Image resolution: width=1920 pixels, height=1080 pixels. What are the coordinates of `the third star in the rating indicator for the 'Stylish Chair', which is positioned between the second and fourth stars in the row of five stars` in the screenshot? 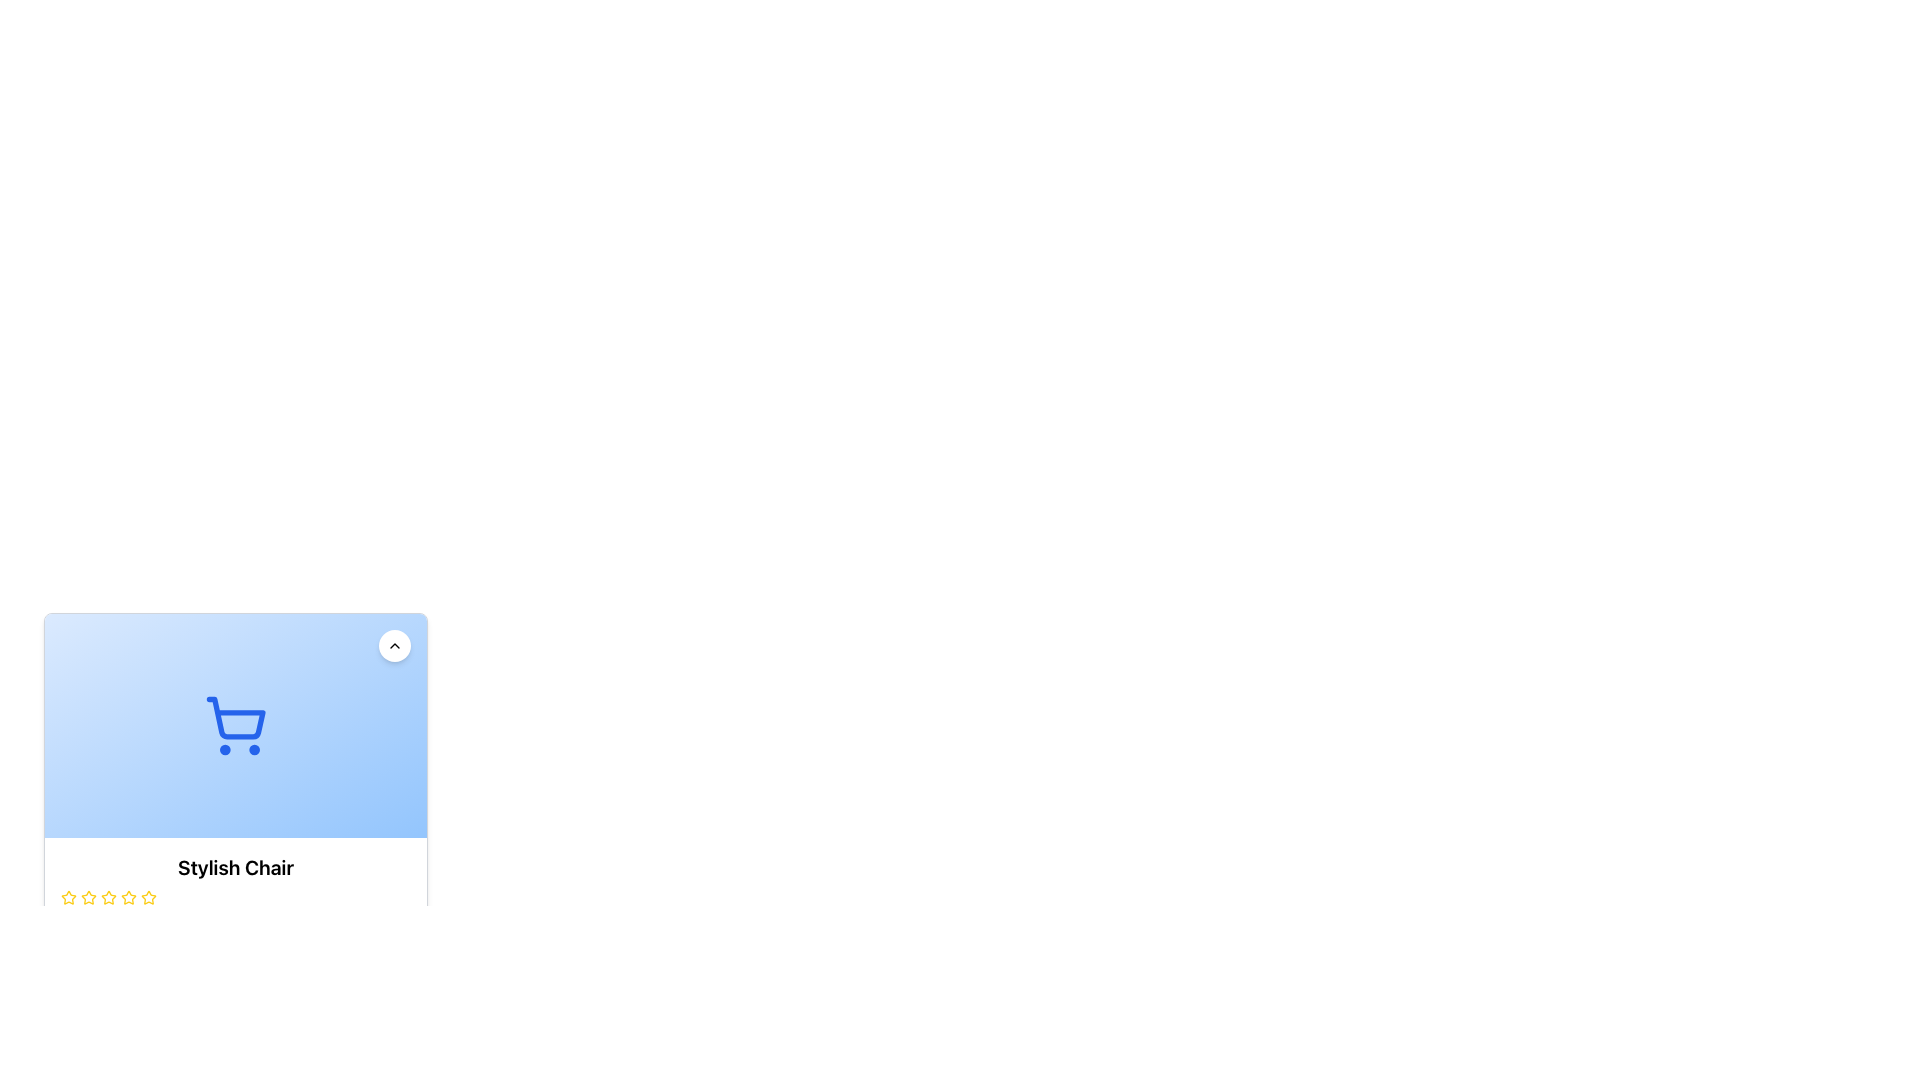 It's located at (128, 896).